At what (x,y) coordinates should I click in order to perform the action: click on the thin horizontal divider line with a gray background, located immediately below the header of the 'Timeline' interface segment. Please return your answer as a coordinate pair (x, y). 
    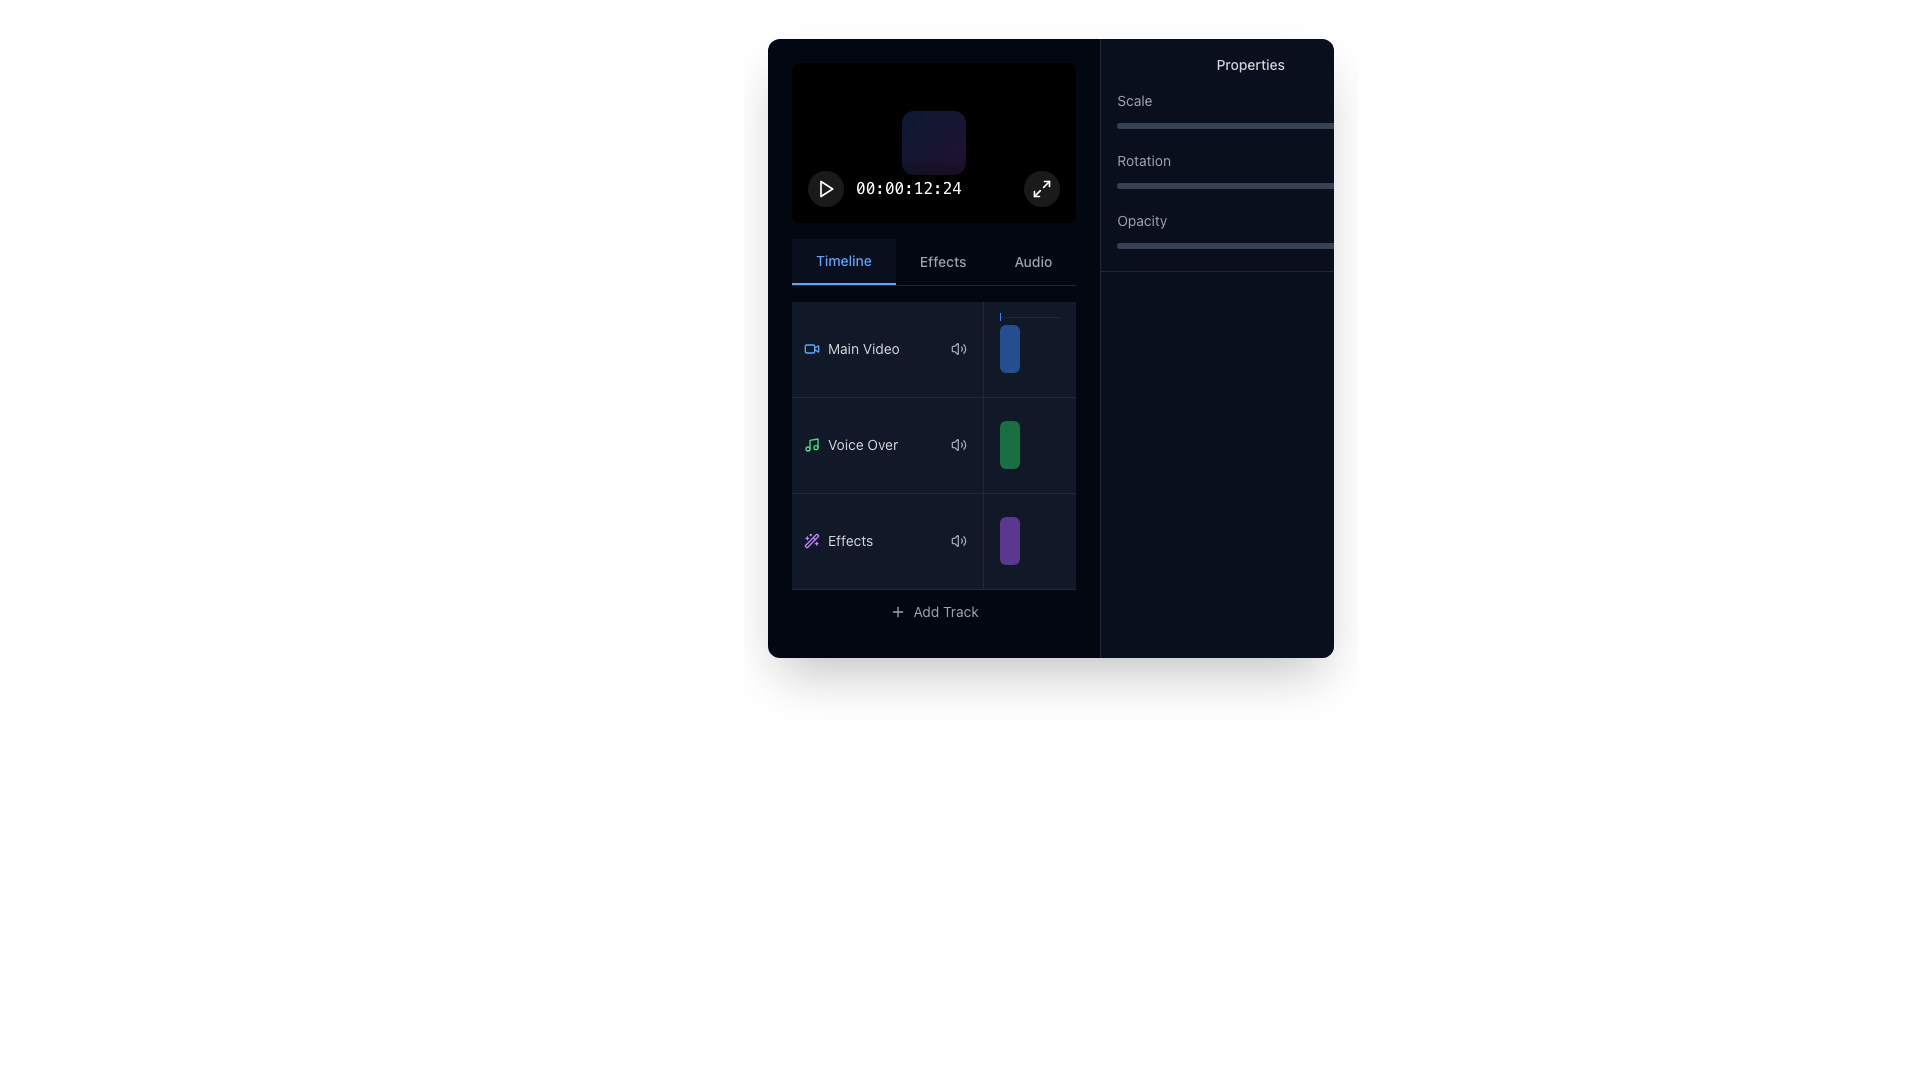
    Looking at the image, I should click on (1030, 316).